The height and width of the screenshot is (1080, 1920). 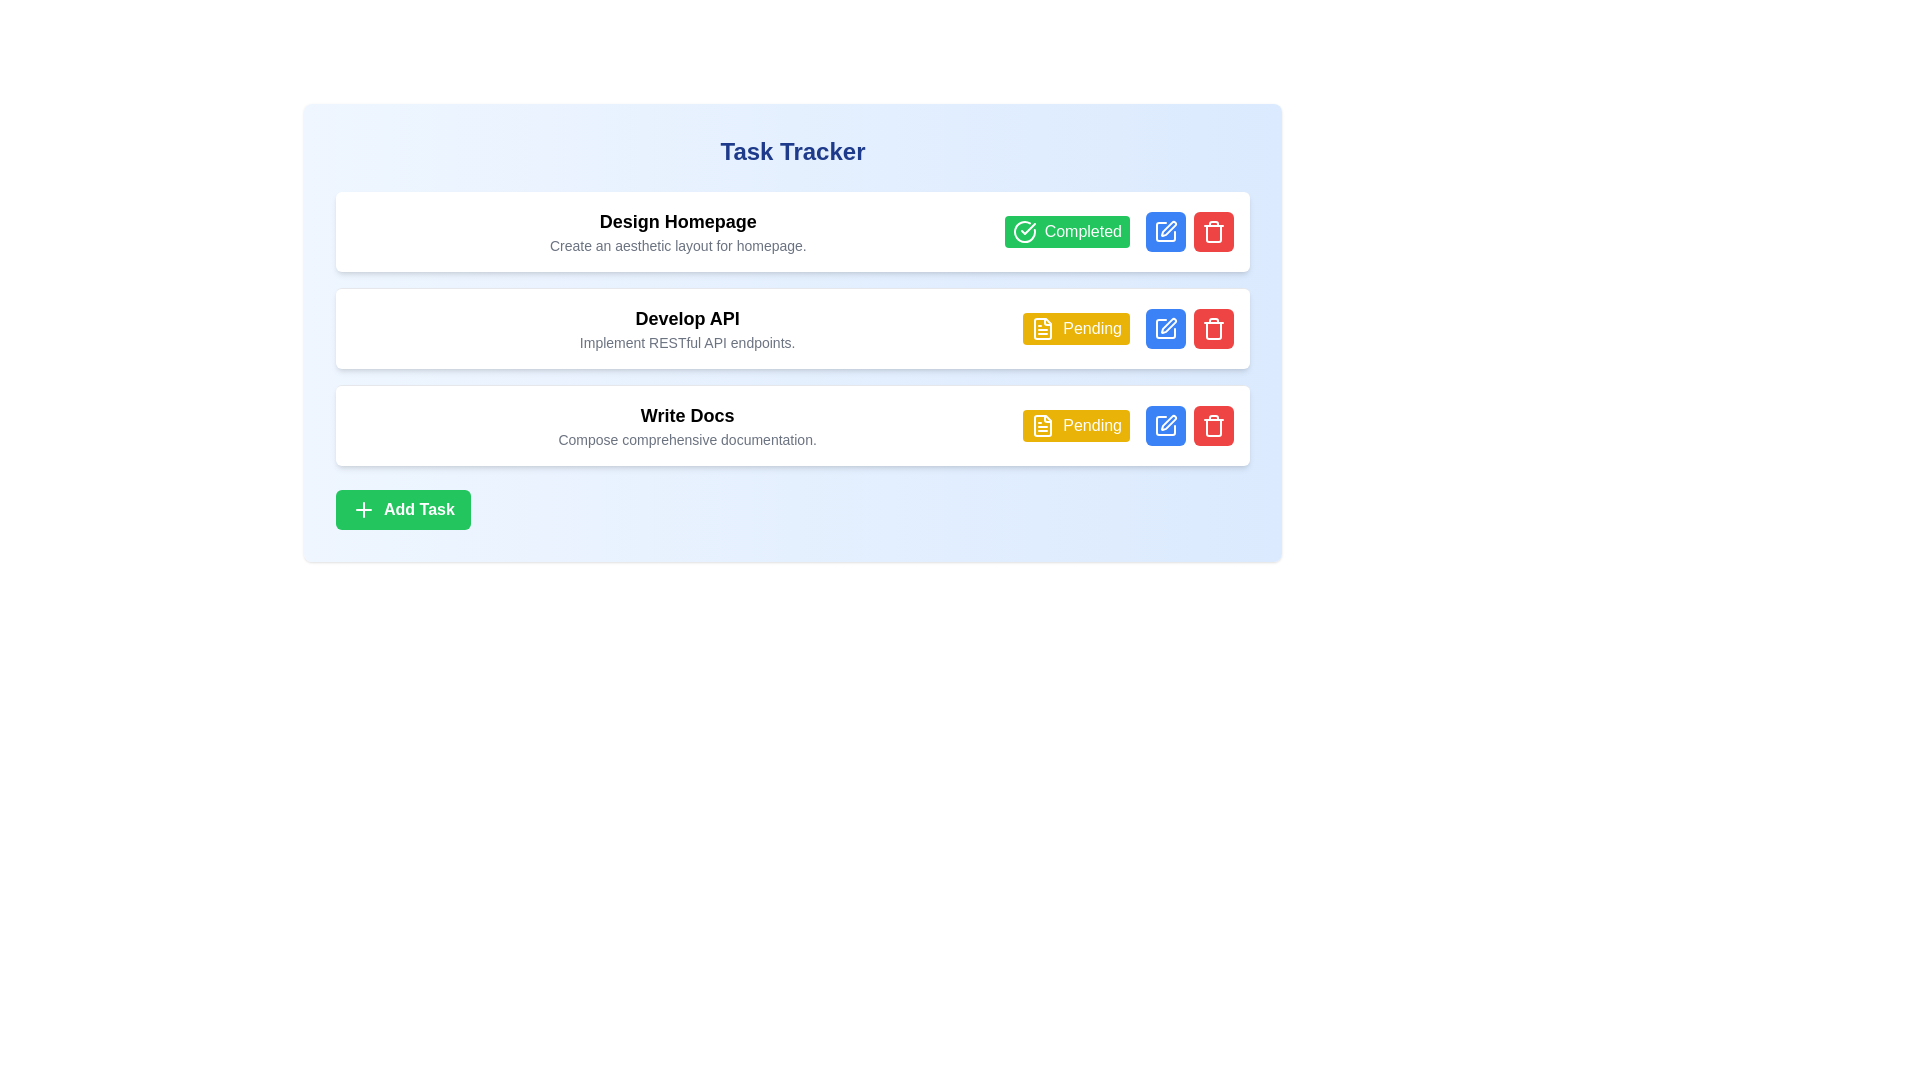 What do you see at coordinates (1075, 424) in the screenshot?
I see `the Status label indicating the current state of the associated task ('Pending') located in the bottom task card labeled 'Write Docs'` at bounding box center [1075, 424].